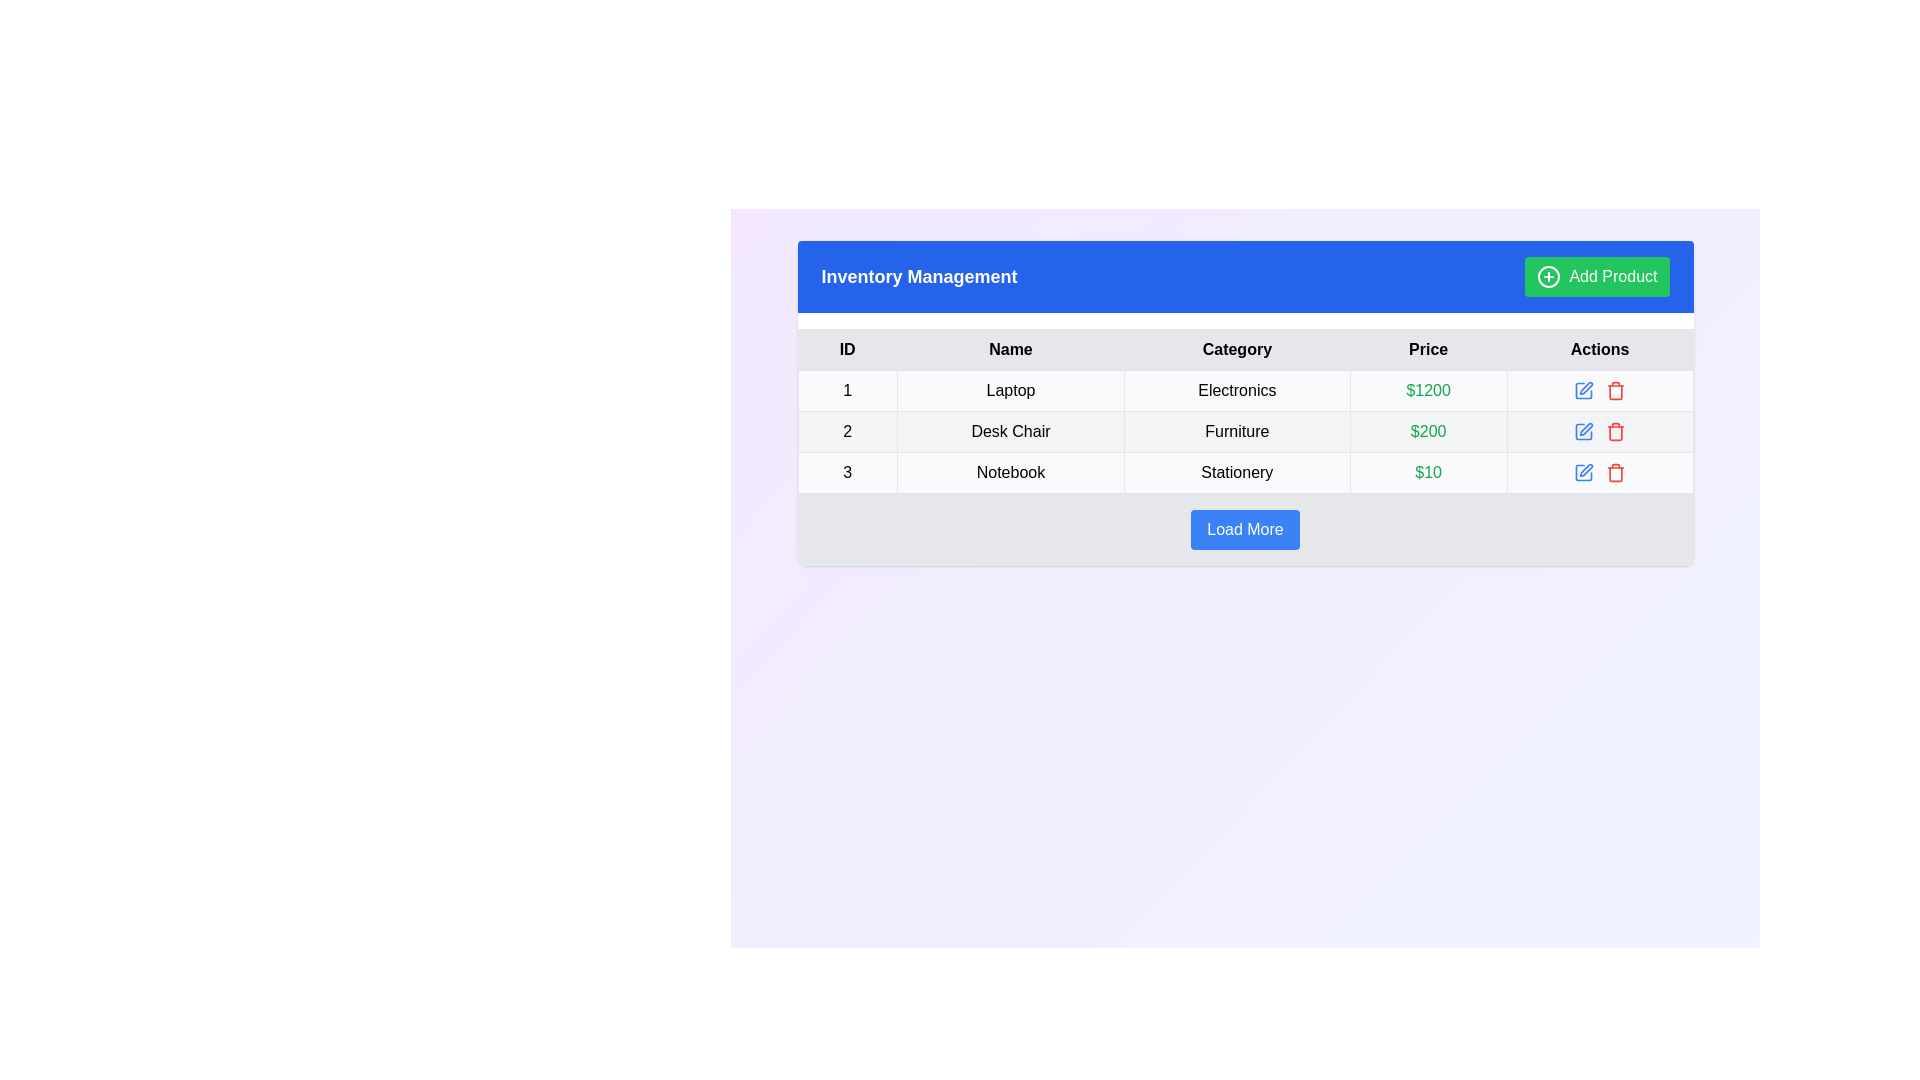 Image resolution: width=1920 pixels, height=1080 pixels. Describe the element at coordinates (1010, 349) in the screenshot. I see `the Table Header Cell displaying 'Name' with a gray background and black text, which is the second column header in a table row` at that location.